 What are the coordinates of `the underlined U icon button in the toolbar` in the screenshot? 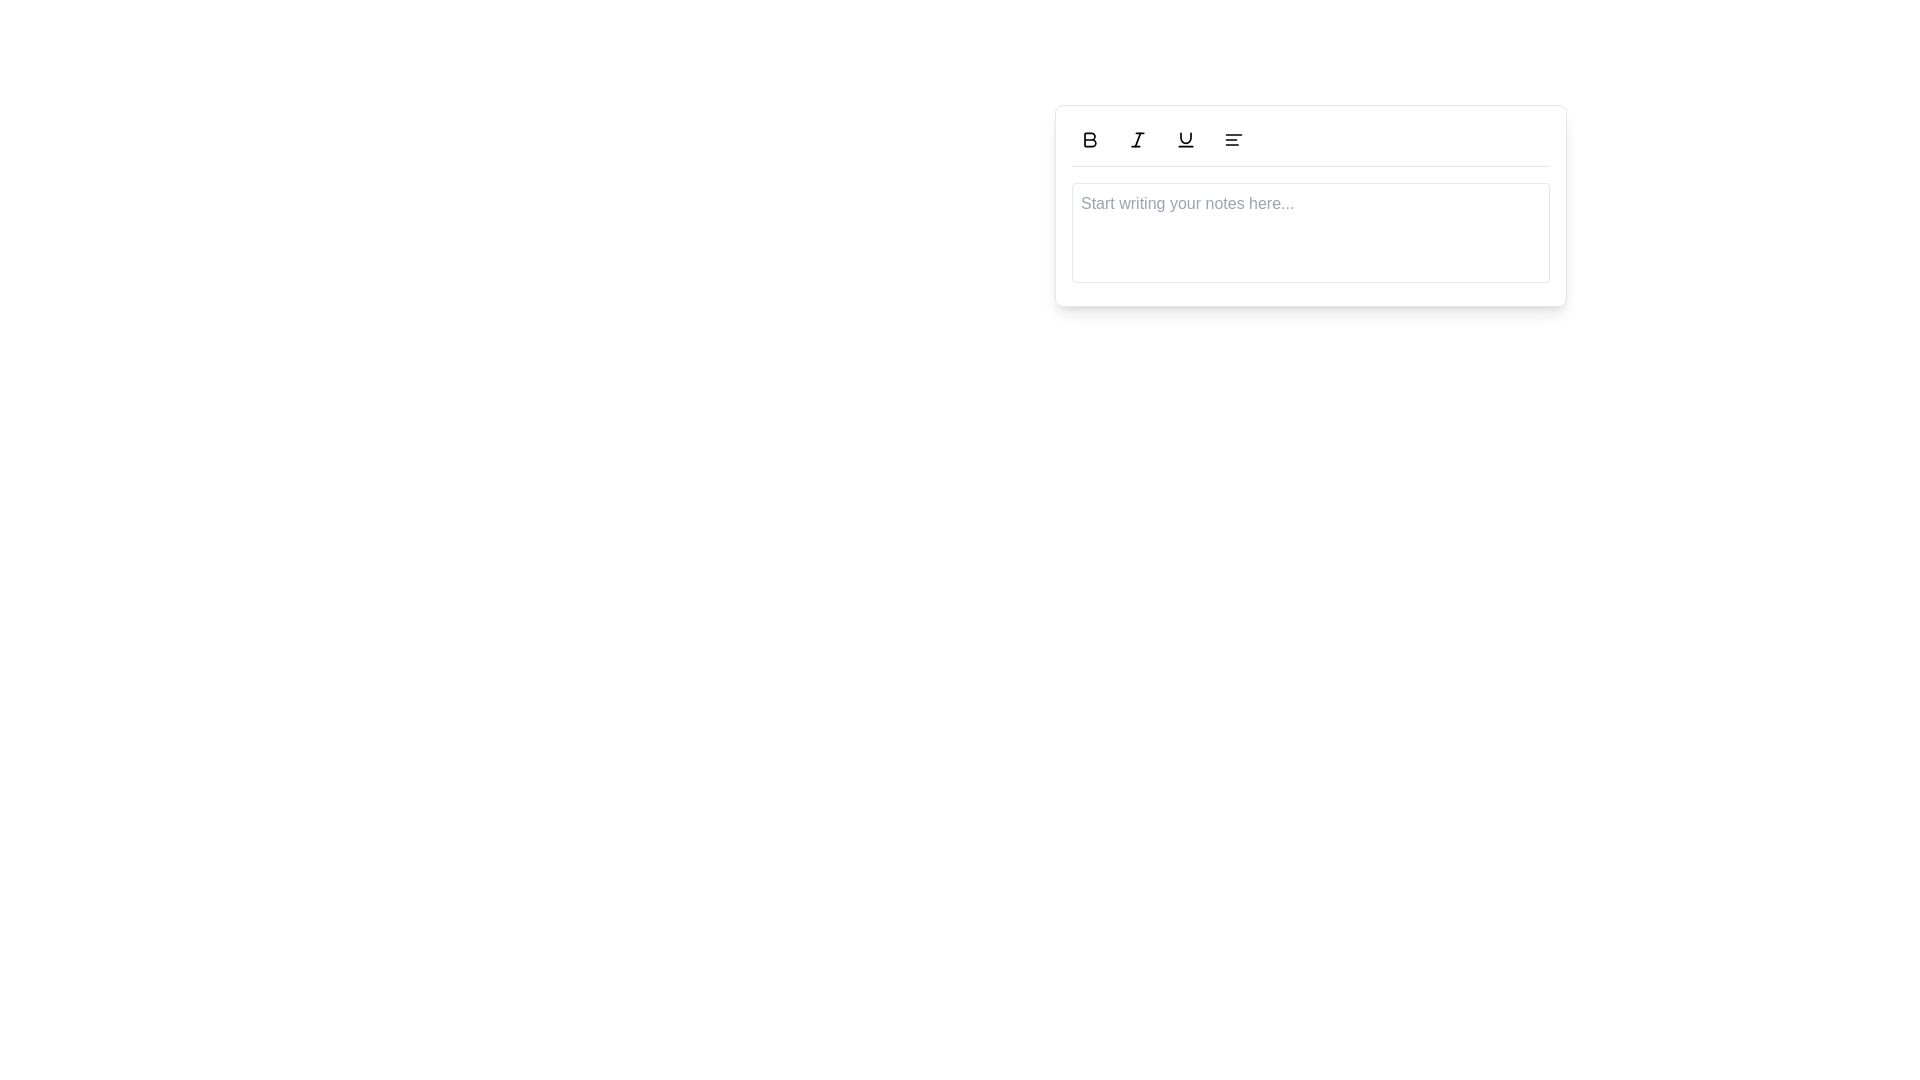 It's located at (1185, 138).